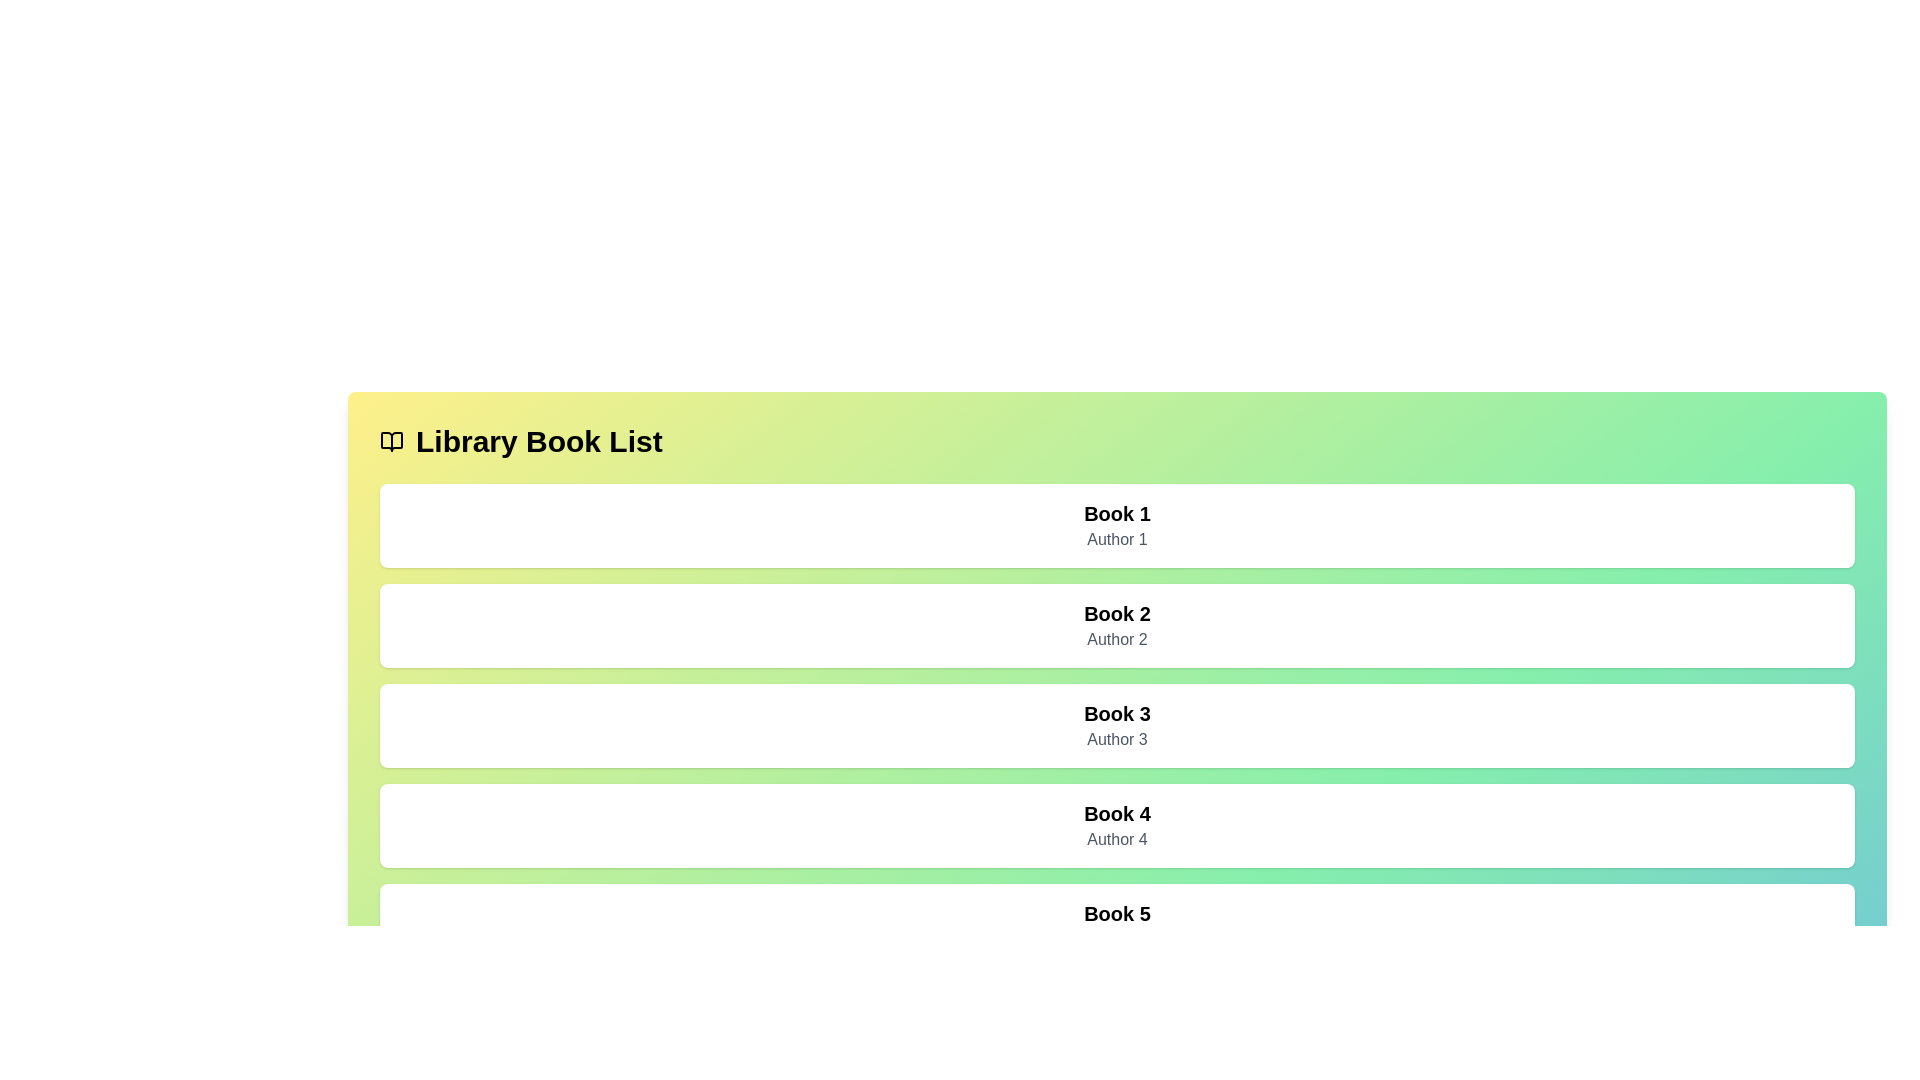 This screenshot has width=1920, height=1080. What do you see at coordinates (1116, 640) in the screenshot?
I see `the text label displaying 'Author 2' which is styled with gray color and positioned below the title 'Book 2' within a card-like structure` at bounding box center [1116, 640].